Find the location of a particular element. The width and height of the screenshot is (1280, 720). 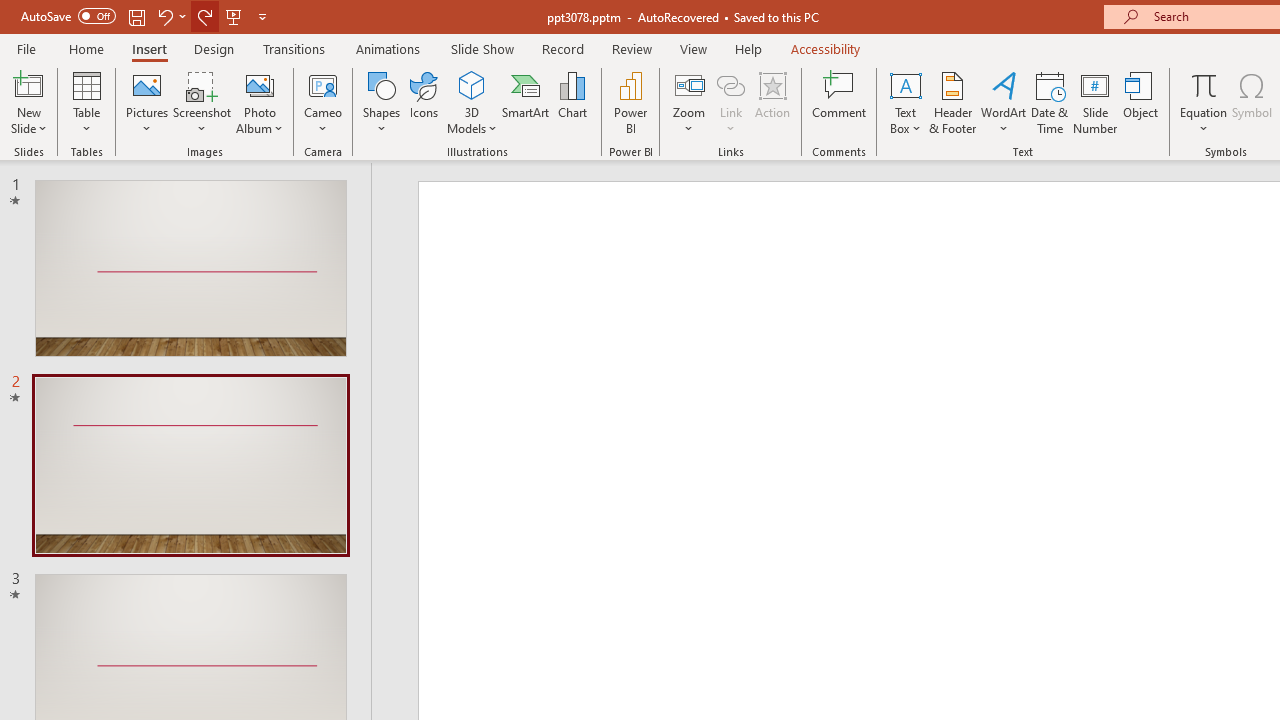

'Header & Footer...' is located at coordinates (951, 103).